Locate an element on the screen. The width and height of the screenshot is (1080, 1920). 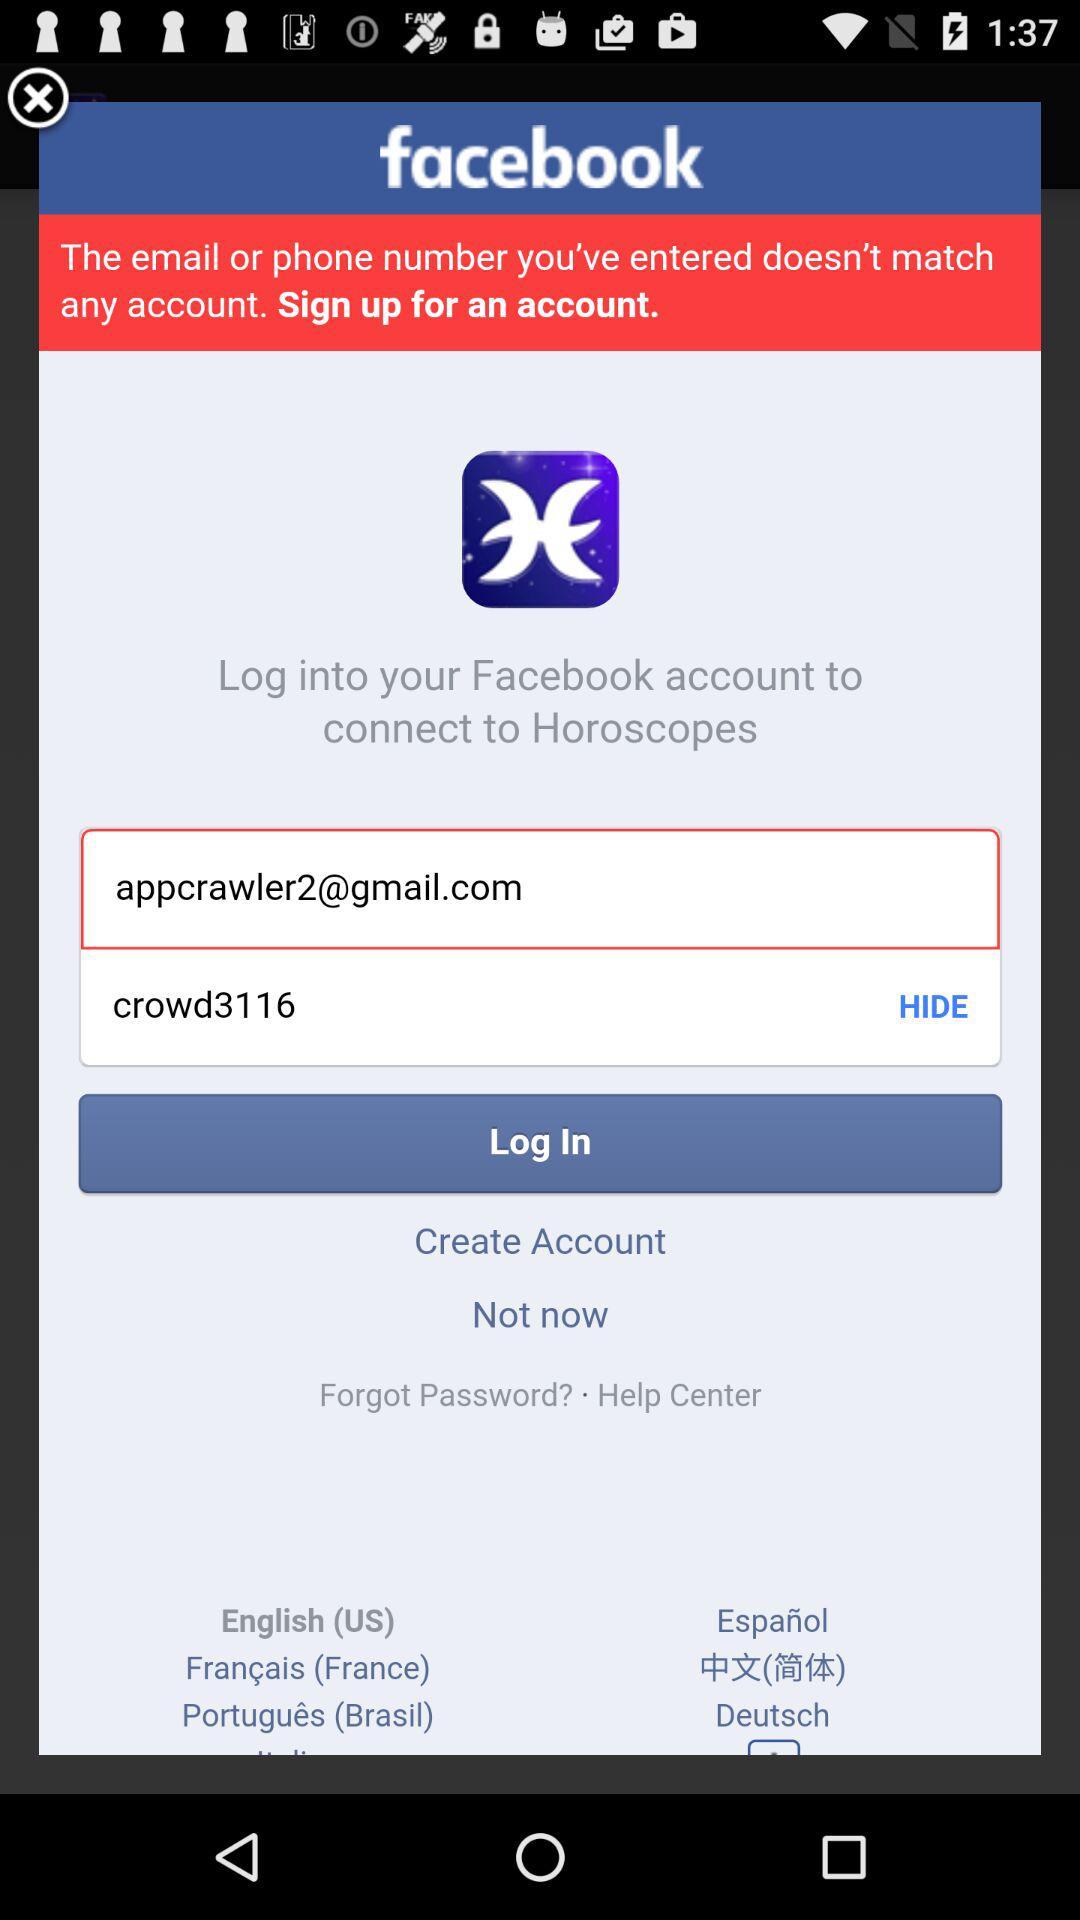
form is located at coordinates (38, 100).